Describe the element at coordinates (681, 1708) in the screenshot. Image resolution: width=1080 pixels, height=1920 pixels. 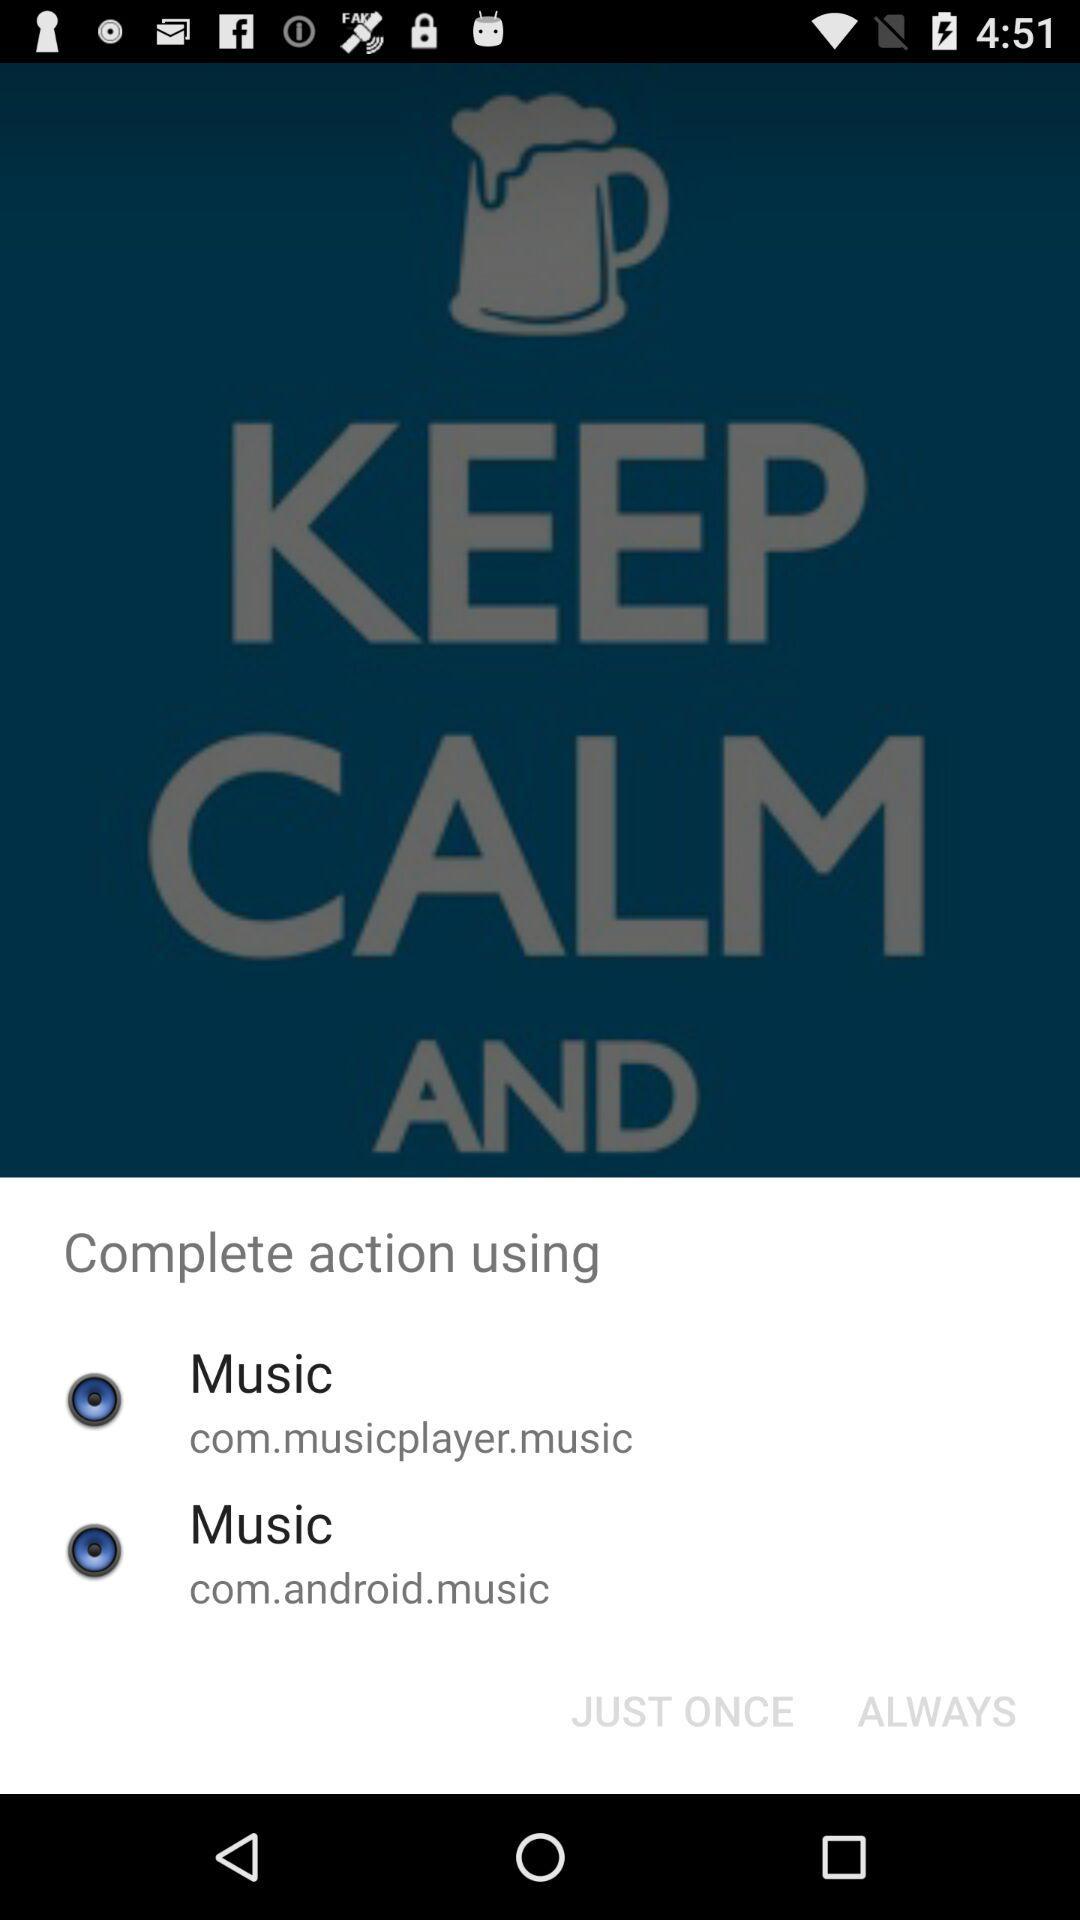
I see `the icon to the left of the always icon` at that location.